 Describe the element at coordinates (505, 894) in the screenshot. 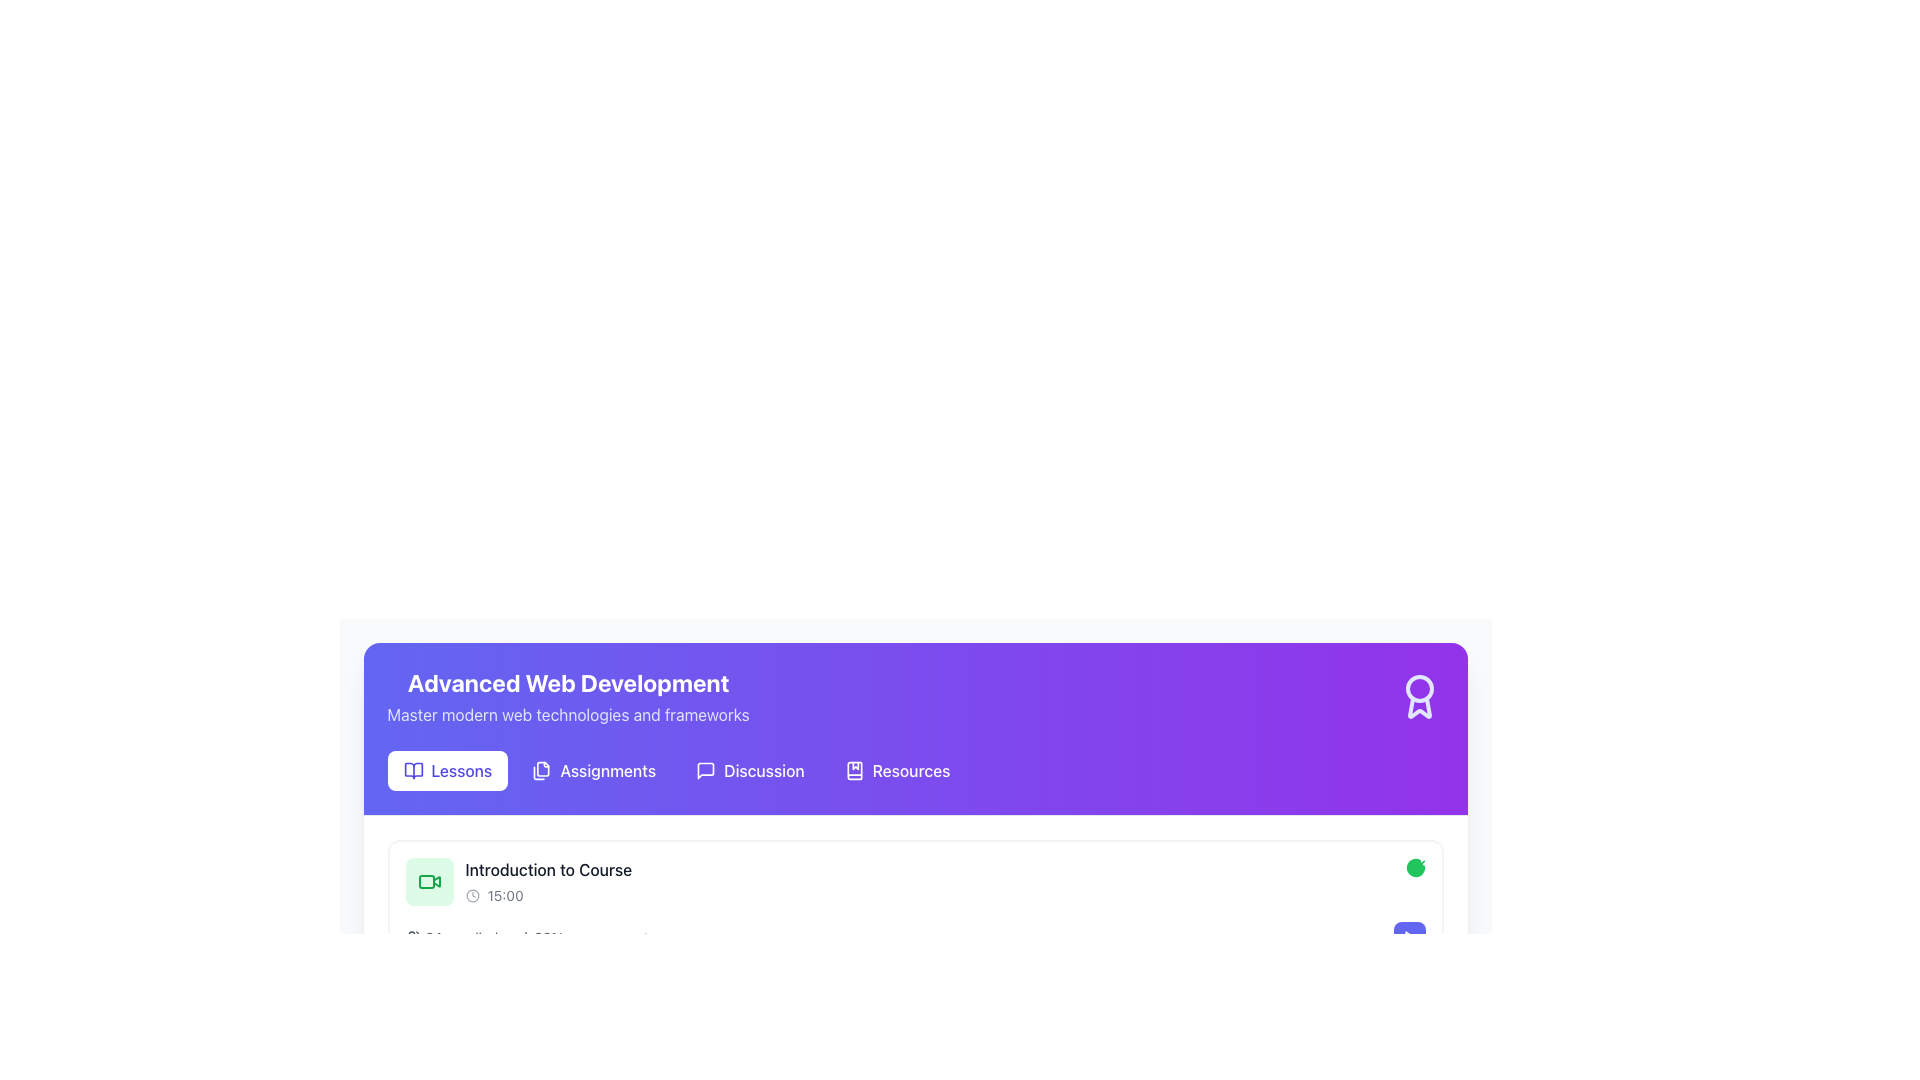

I see `the Text label displaying the time next to the clock icon below the 'Introduction to Course' section` at that location.